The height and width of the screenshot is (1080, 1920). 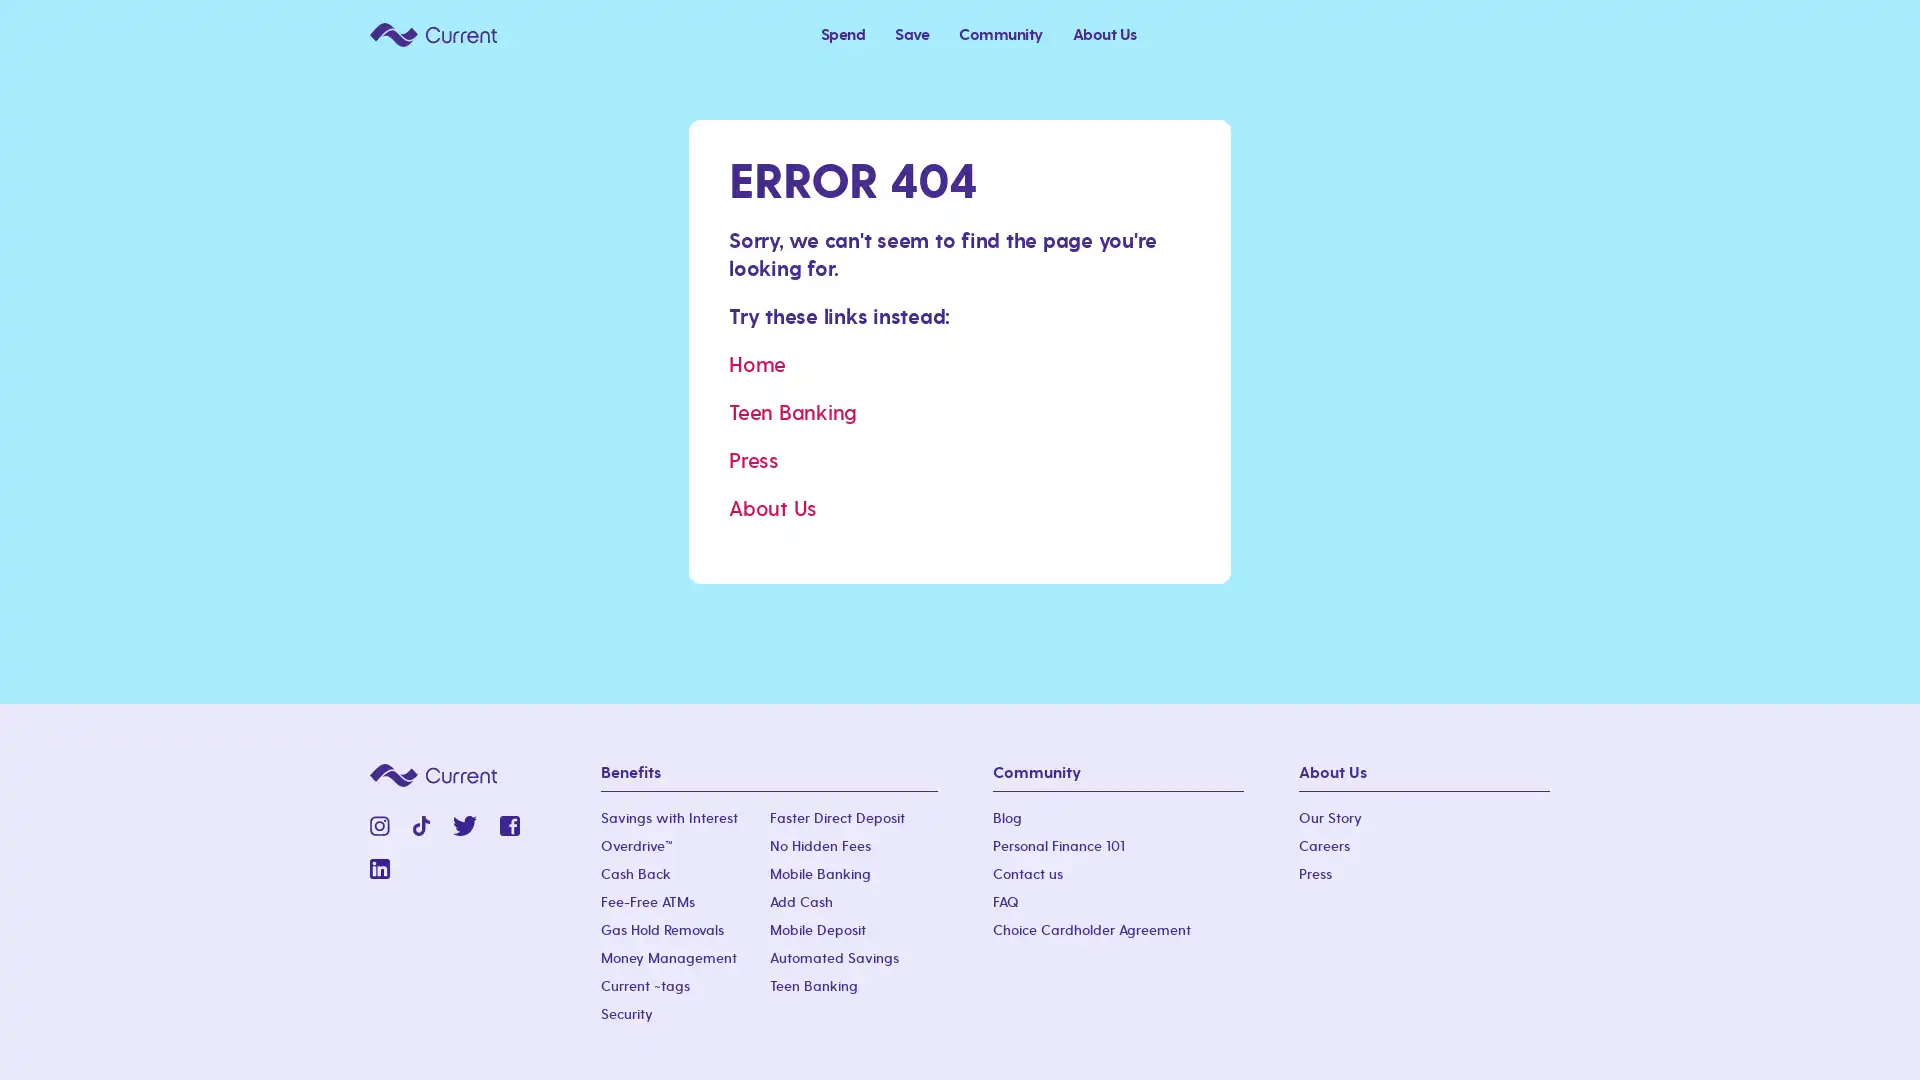 I want to click on Faster Direct Deposit, so click(x=836, y=818).